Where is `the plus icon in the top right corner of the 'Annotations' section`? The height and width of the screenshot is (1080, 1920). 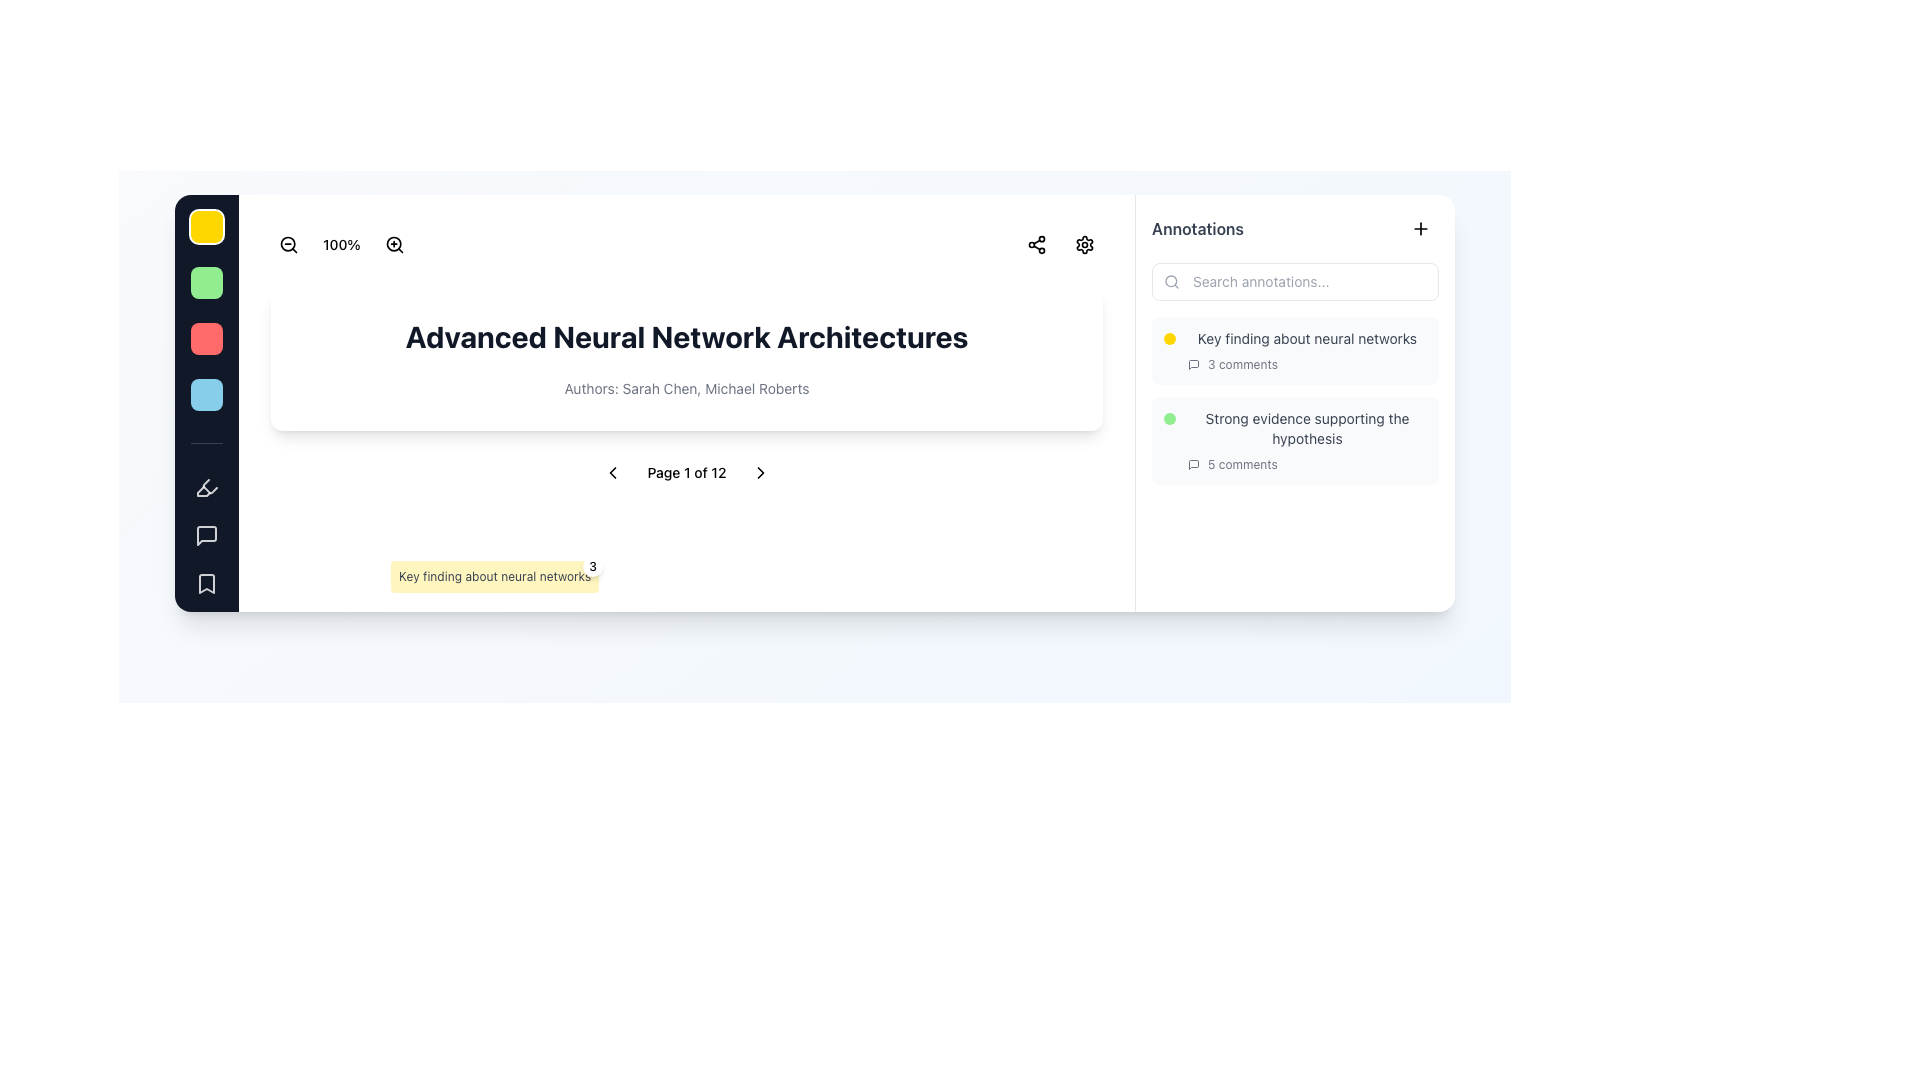
the plus icon in the top right corner of the 'Annotations' section is located at coordinates (1419, 227).